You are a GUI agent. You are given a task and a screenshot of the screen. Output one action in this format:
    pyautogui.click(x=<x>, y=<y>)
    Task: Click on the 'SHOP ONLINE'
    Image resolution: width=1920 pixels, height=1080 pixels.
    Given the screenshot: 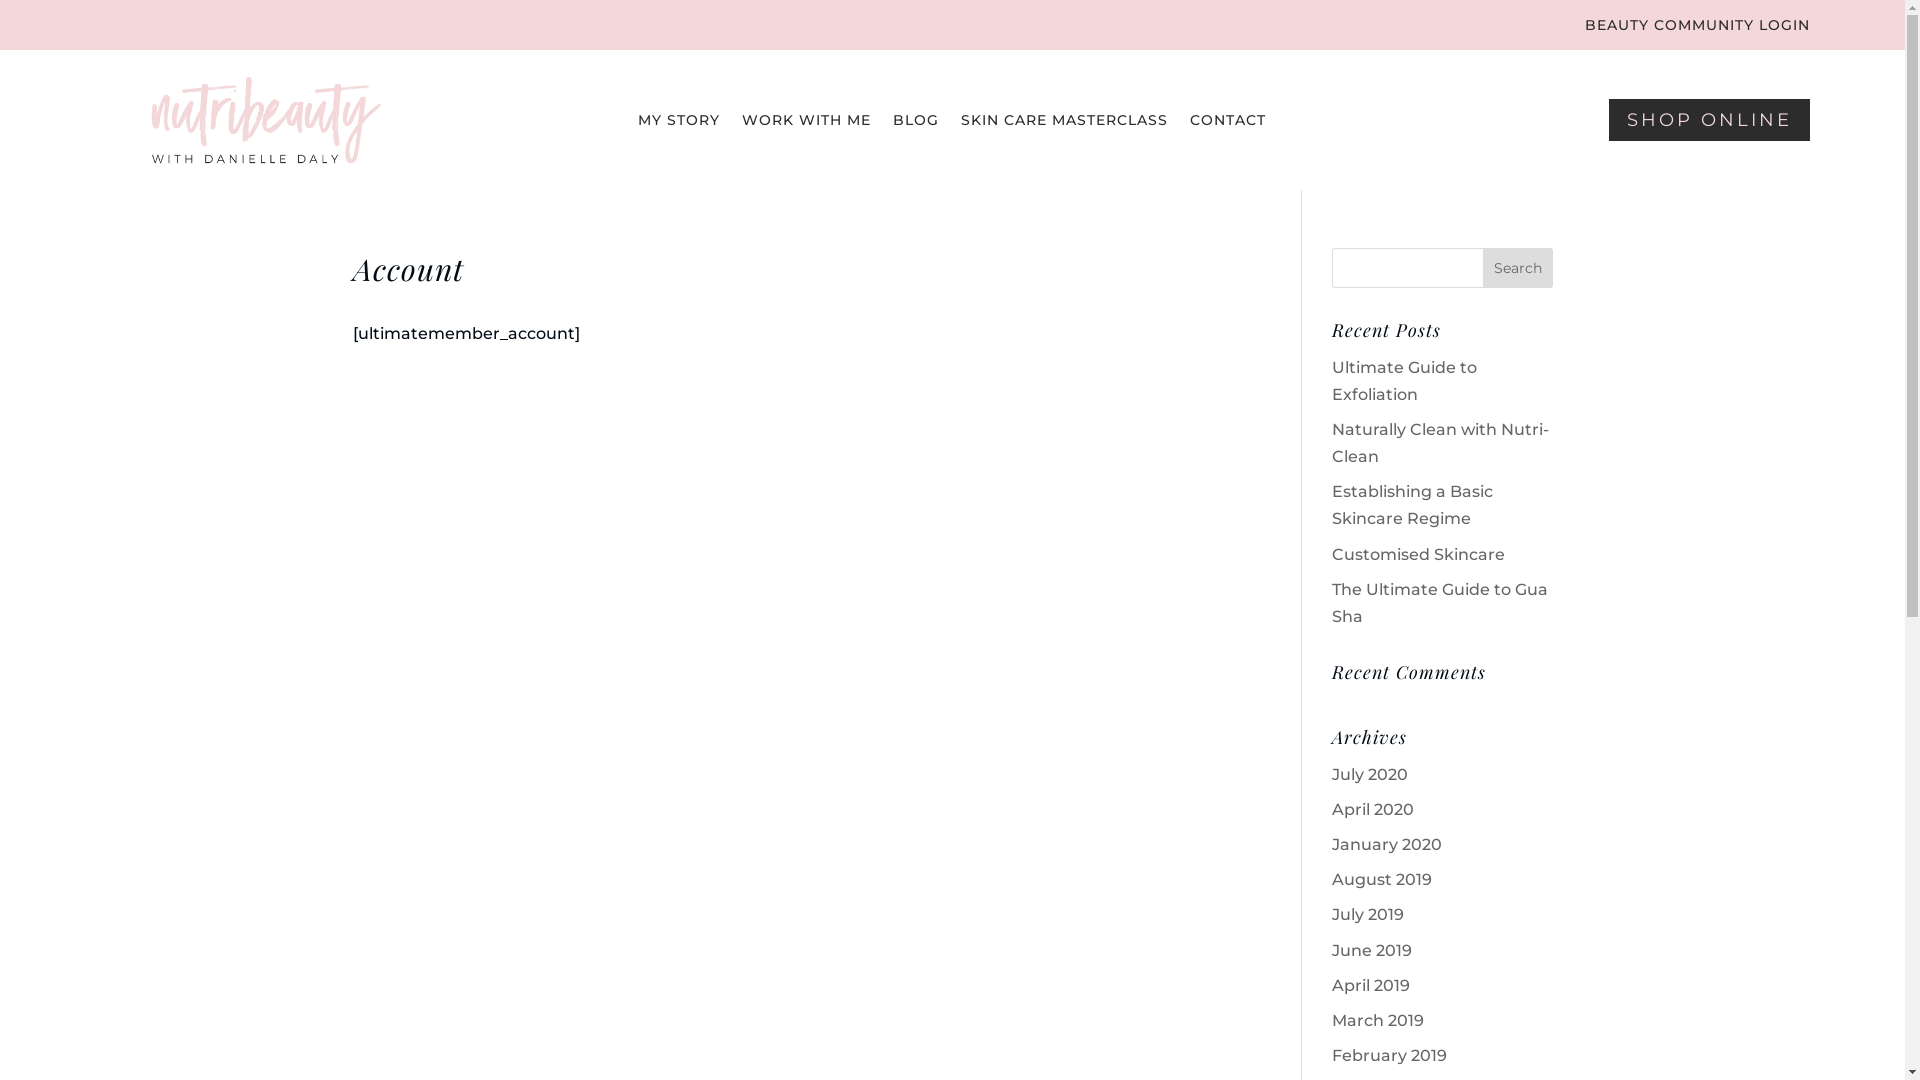 What is the action you would take?
    pyautogui.click(x=1708, y=119)
    